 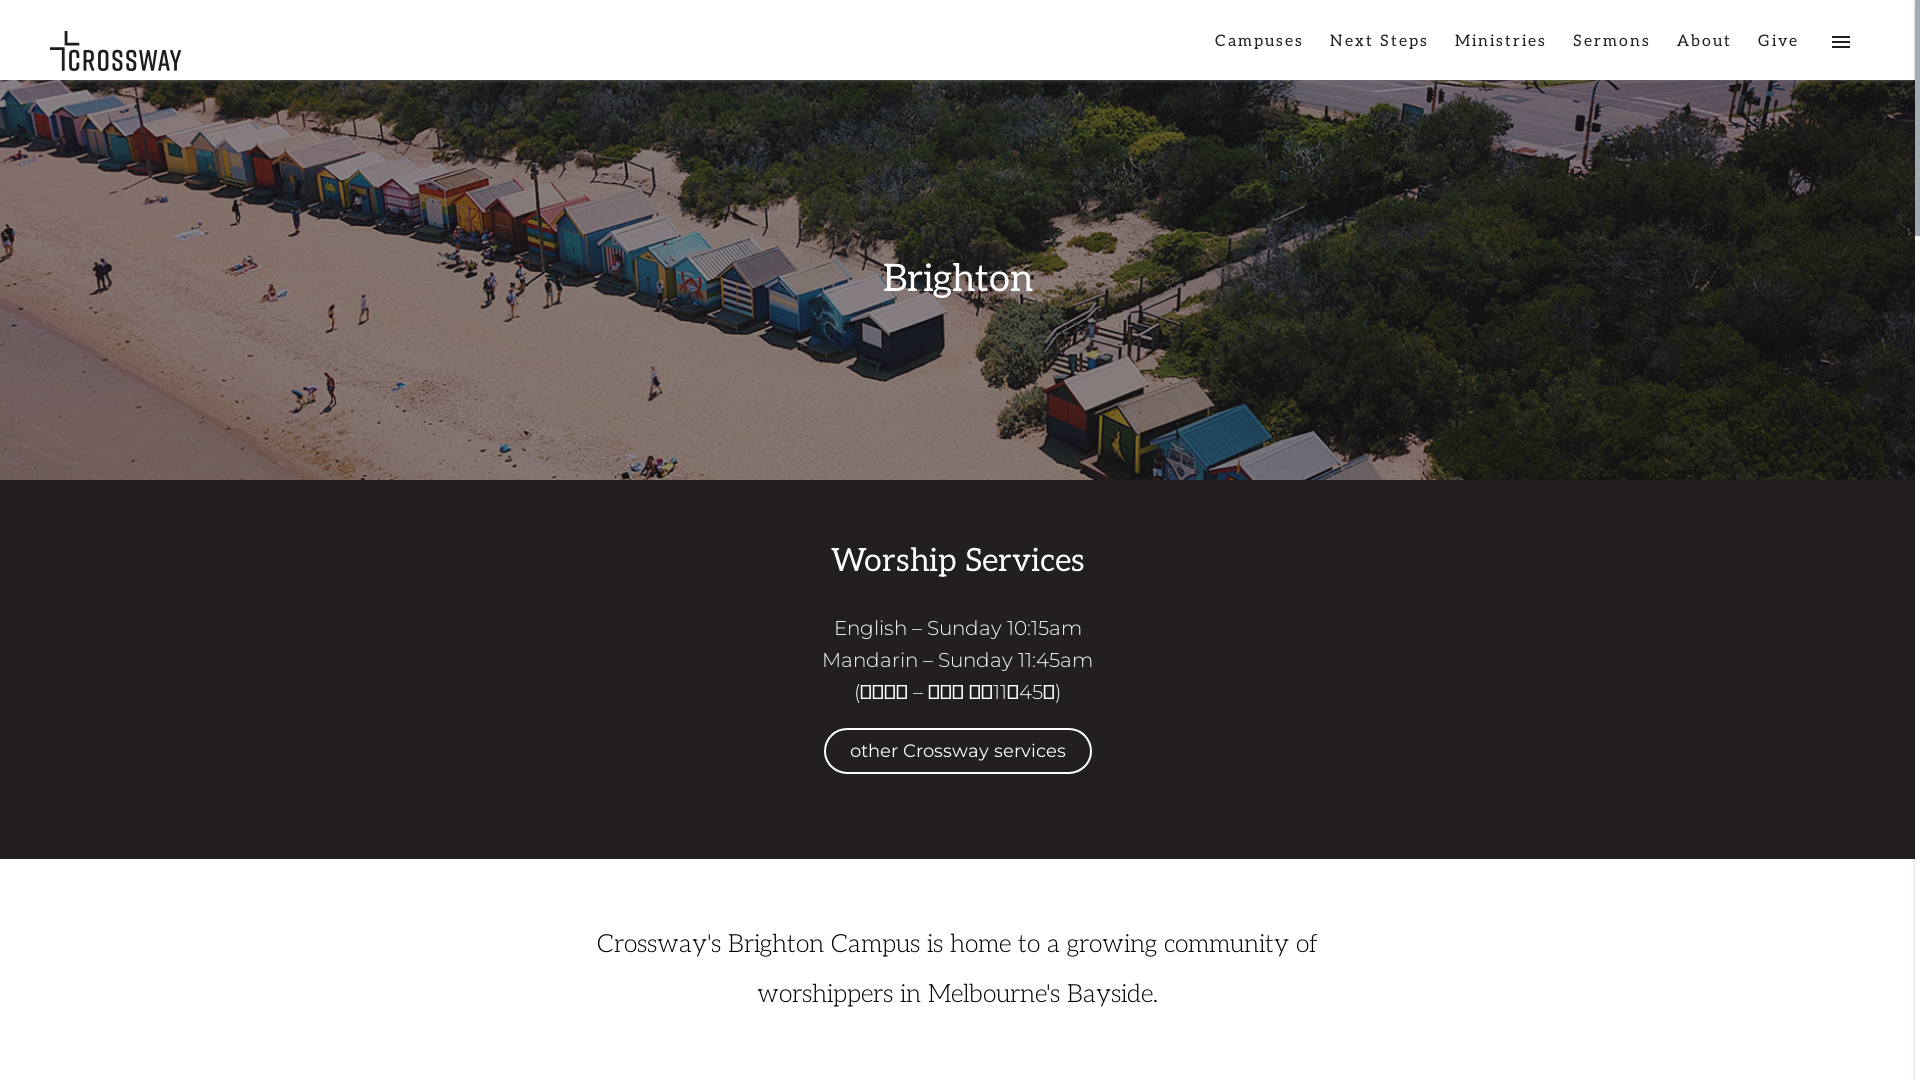 I want to click on 'Ministries', so click(x=1501, y=49).